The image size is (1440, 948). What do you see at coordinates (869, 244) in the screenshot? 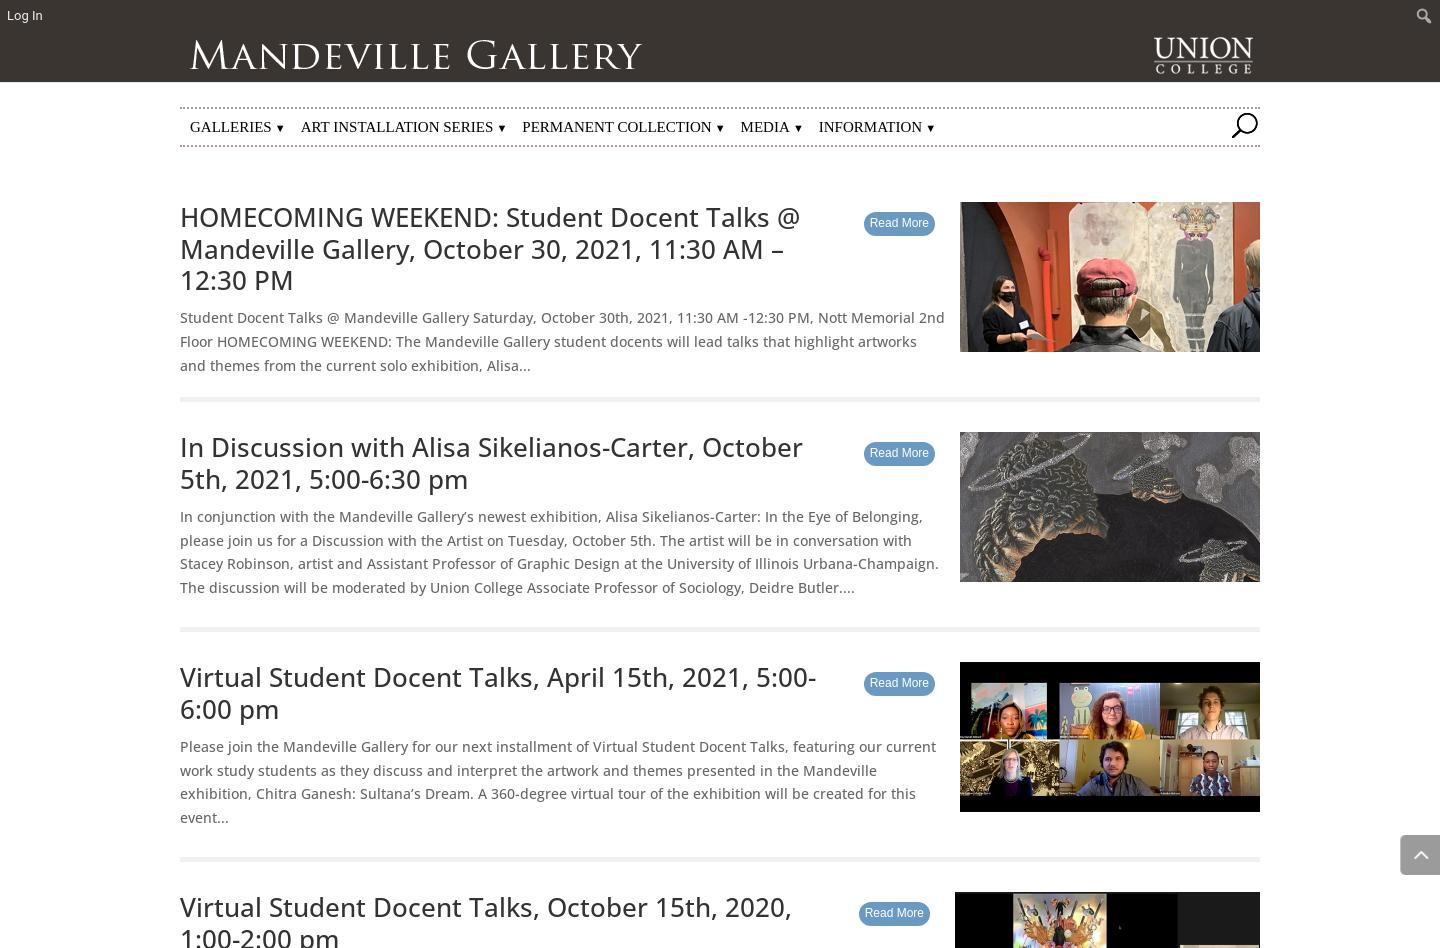
I see `'Adoptable Artworks'` at bounding box center [869, 244].